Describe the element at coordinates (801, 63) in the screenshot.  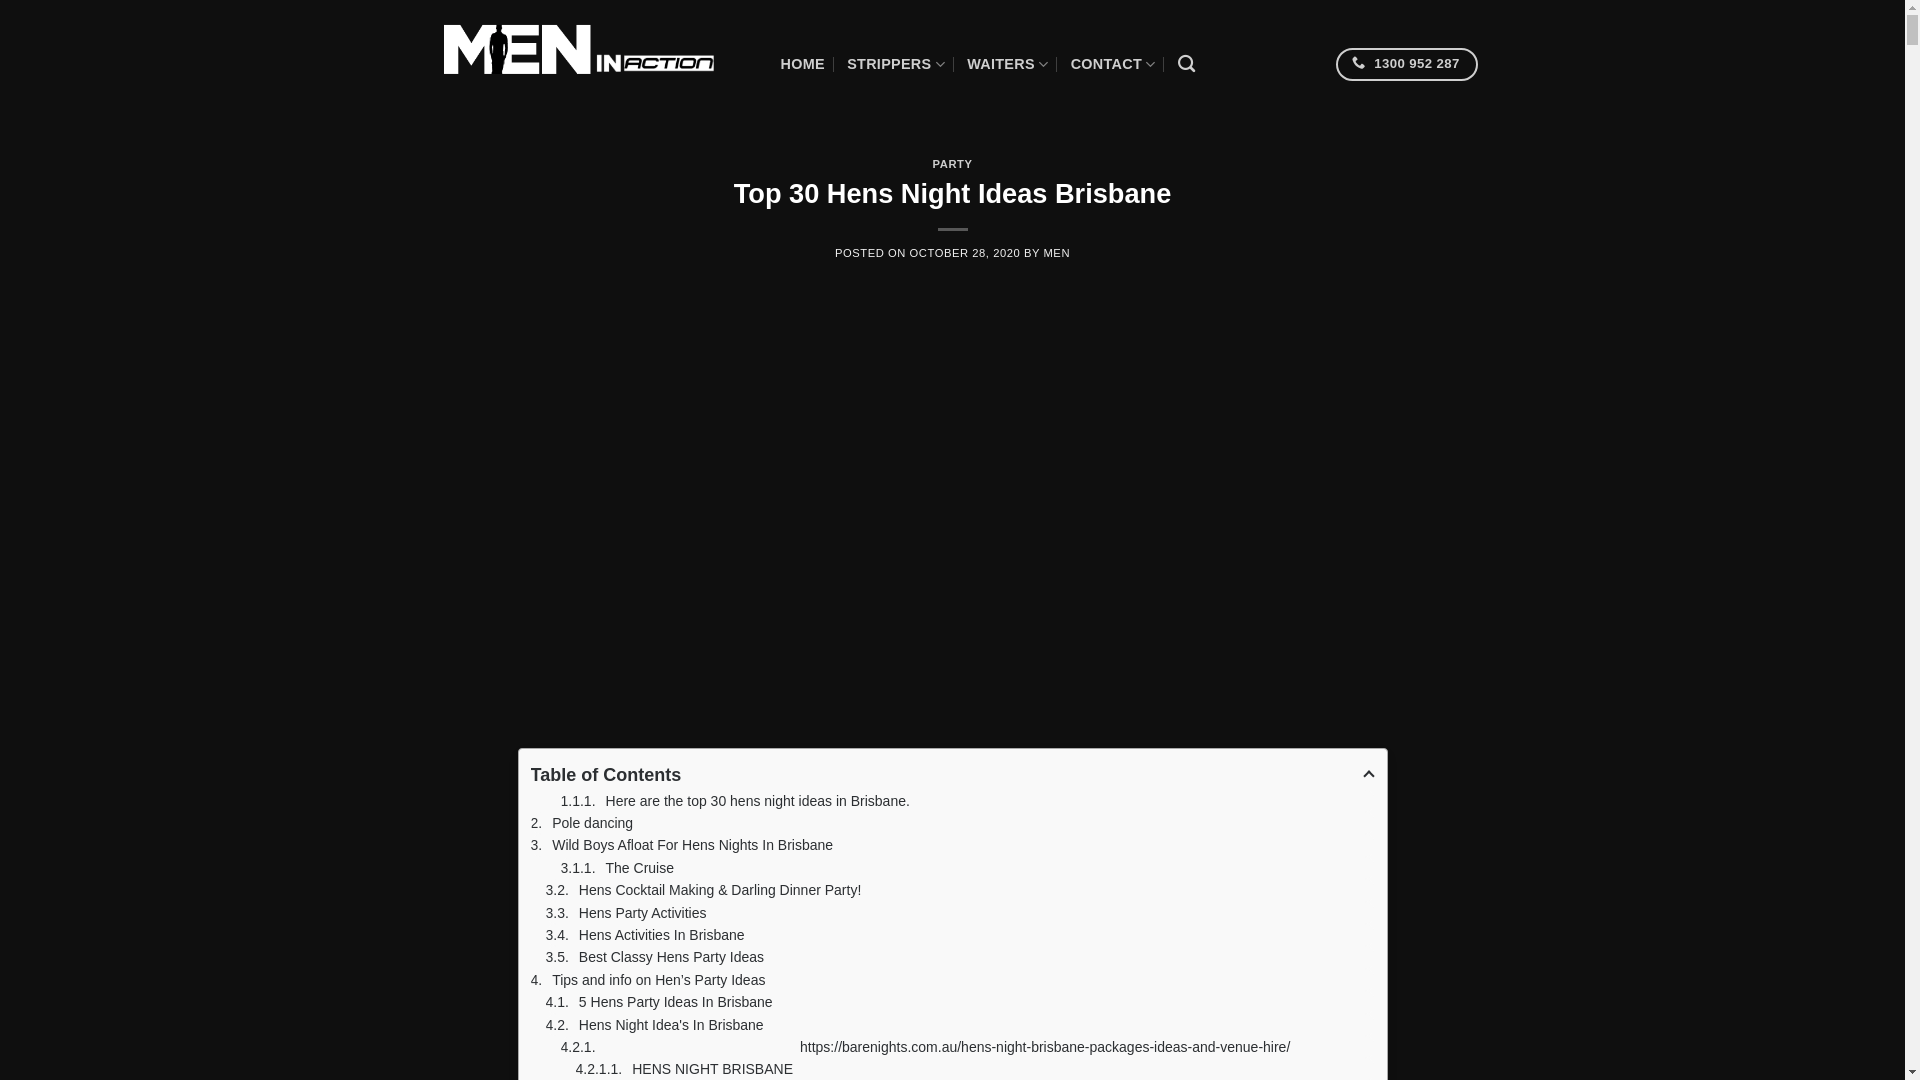
I see `'HOME'` at that location.